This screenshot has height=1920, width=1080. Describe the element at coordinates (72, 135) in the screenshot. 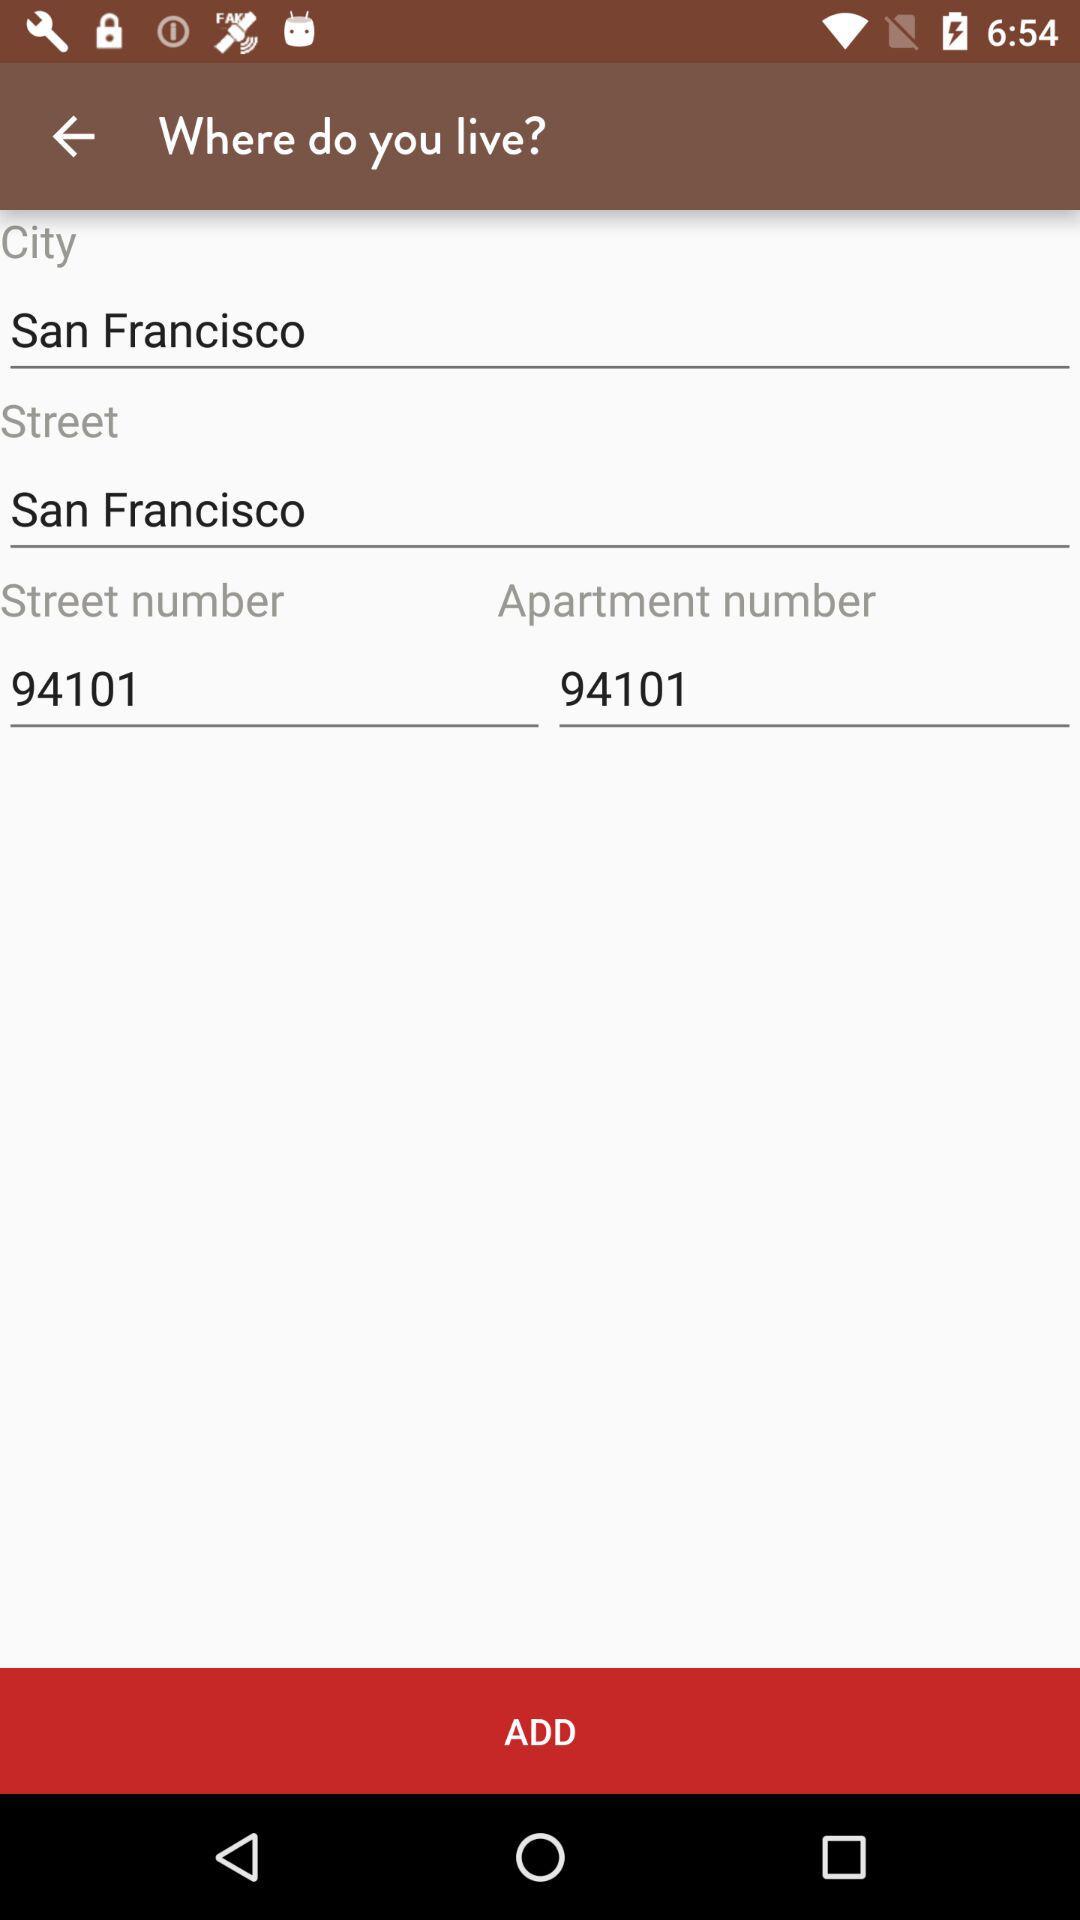

I see `item above the city icon` at that location.